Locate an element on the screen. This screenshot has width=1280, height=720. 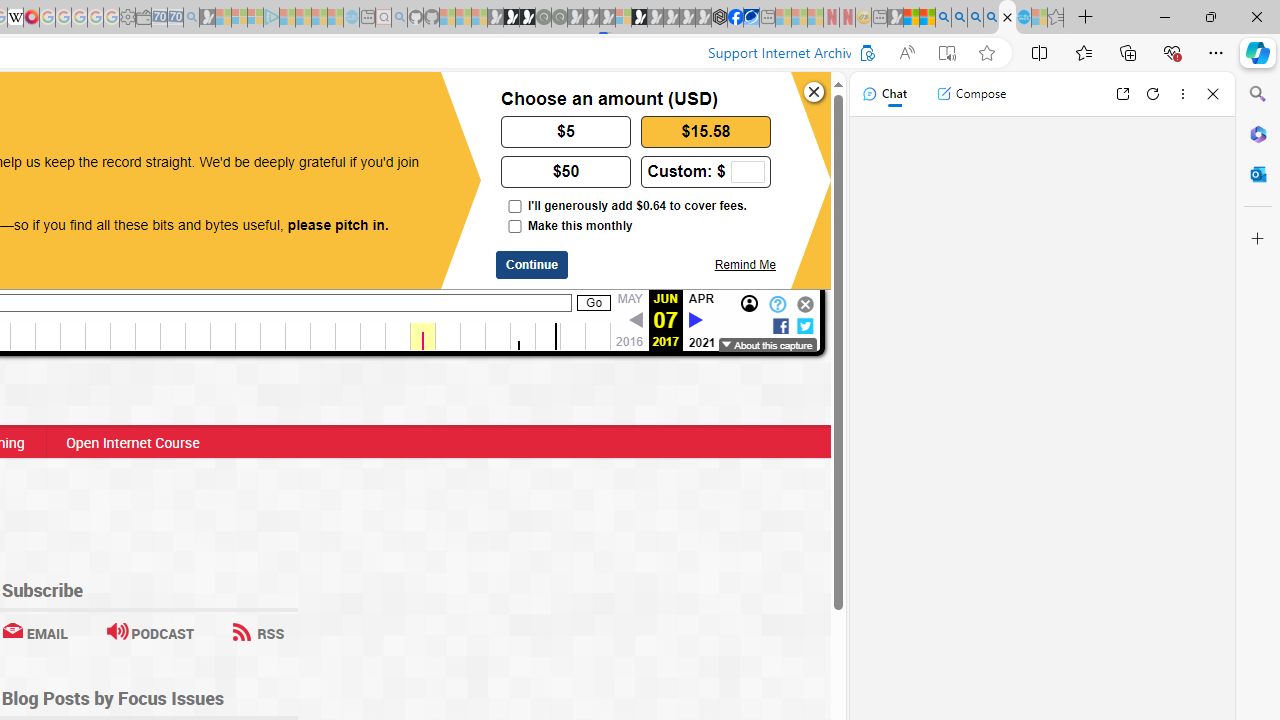
'2009 Bing officially replaced Live Search on June 3 - Search' is located at coordinates (958, 17).